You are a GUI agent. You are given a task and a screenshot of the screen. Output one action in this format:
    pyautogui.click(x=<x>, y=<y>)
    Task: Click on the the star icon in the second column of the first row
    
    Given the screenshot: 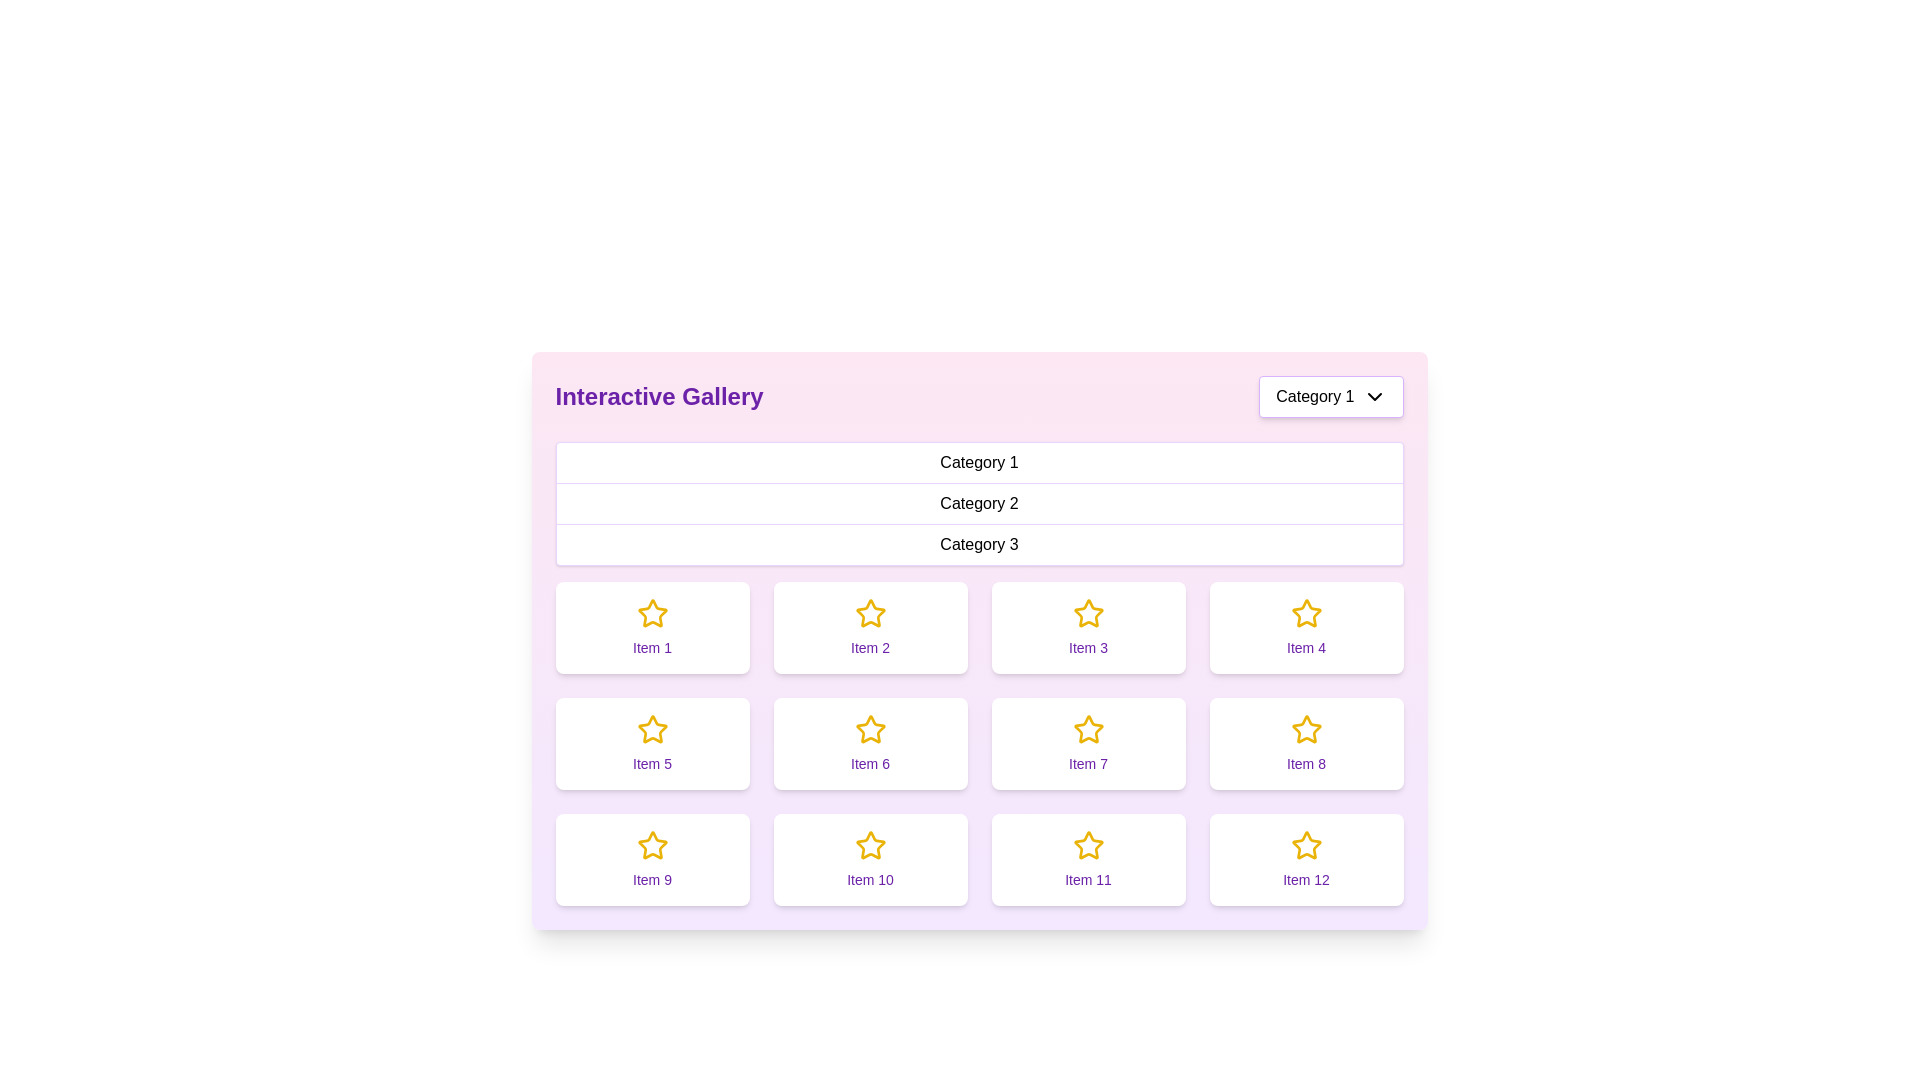 What is the action you would take?
    pyautogui.click(x=870, y=612)
    